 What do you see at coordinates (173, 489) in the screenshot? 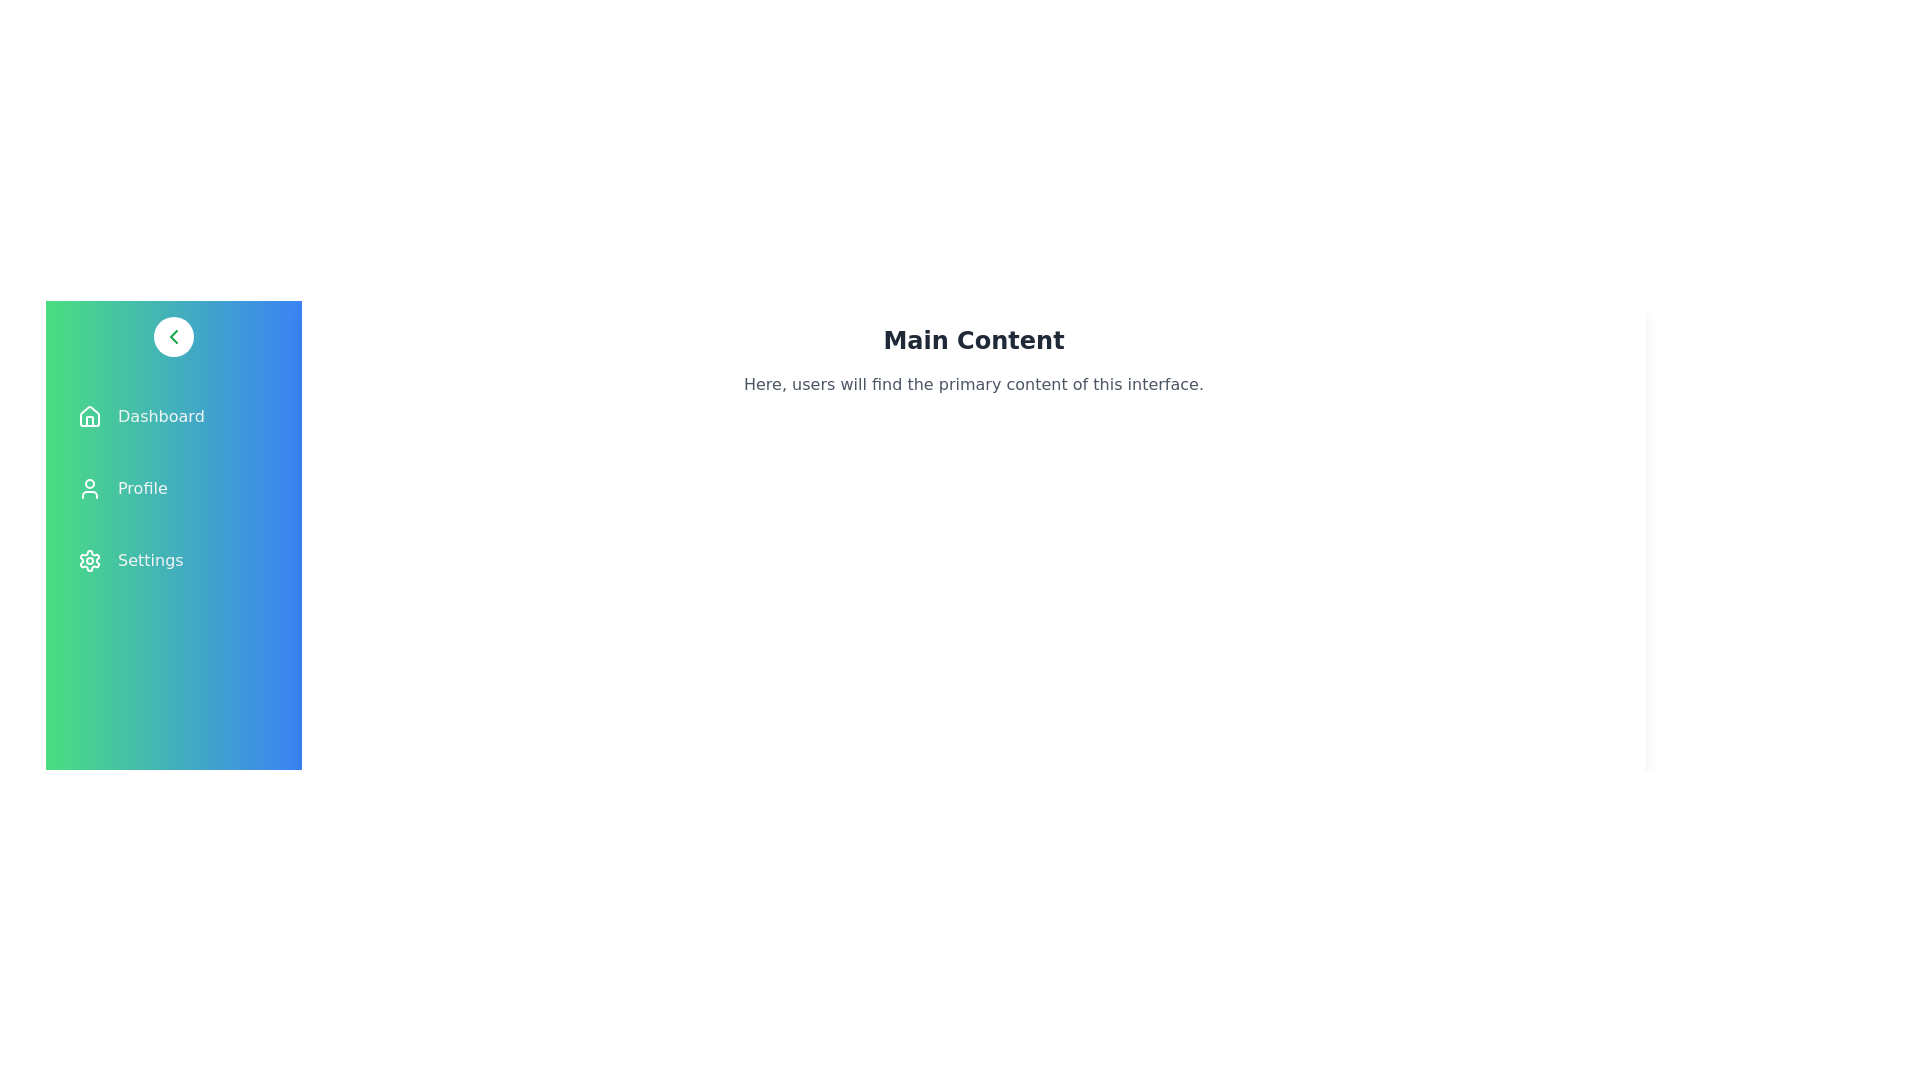
I see `the menu item Profile to observe the hover effect` at bounding box center [173, 489].